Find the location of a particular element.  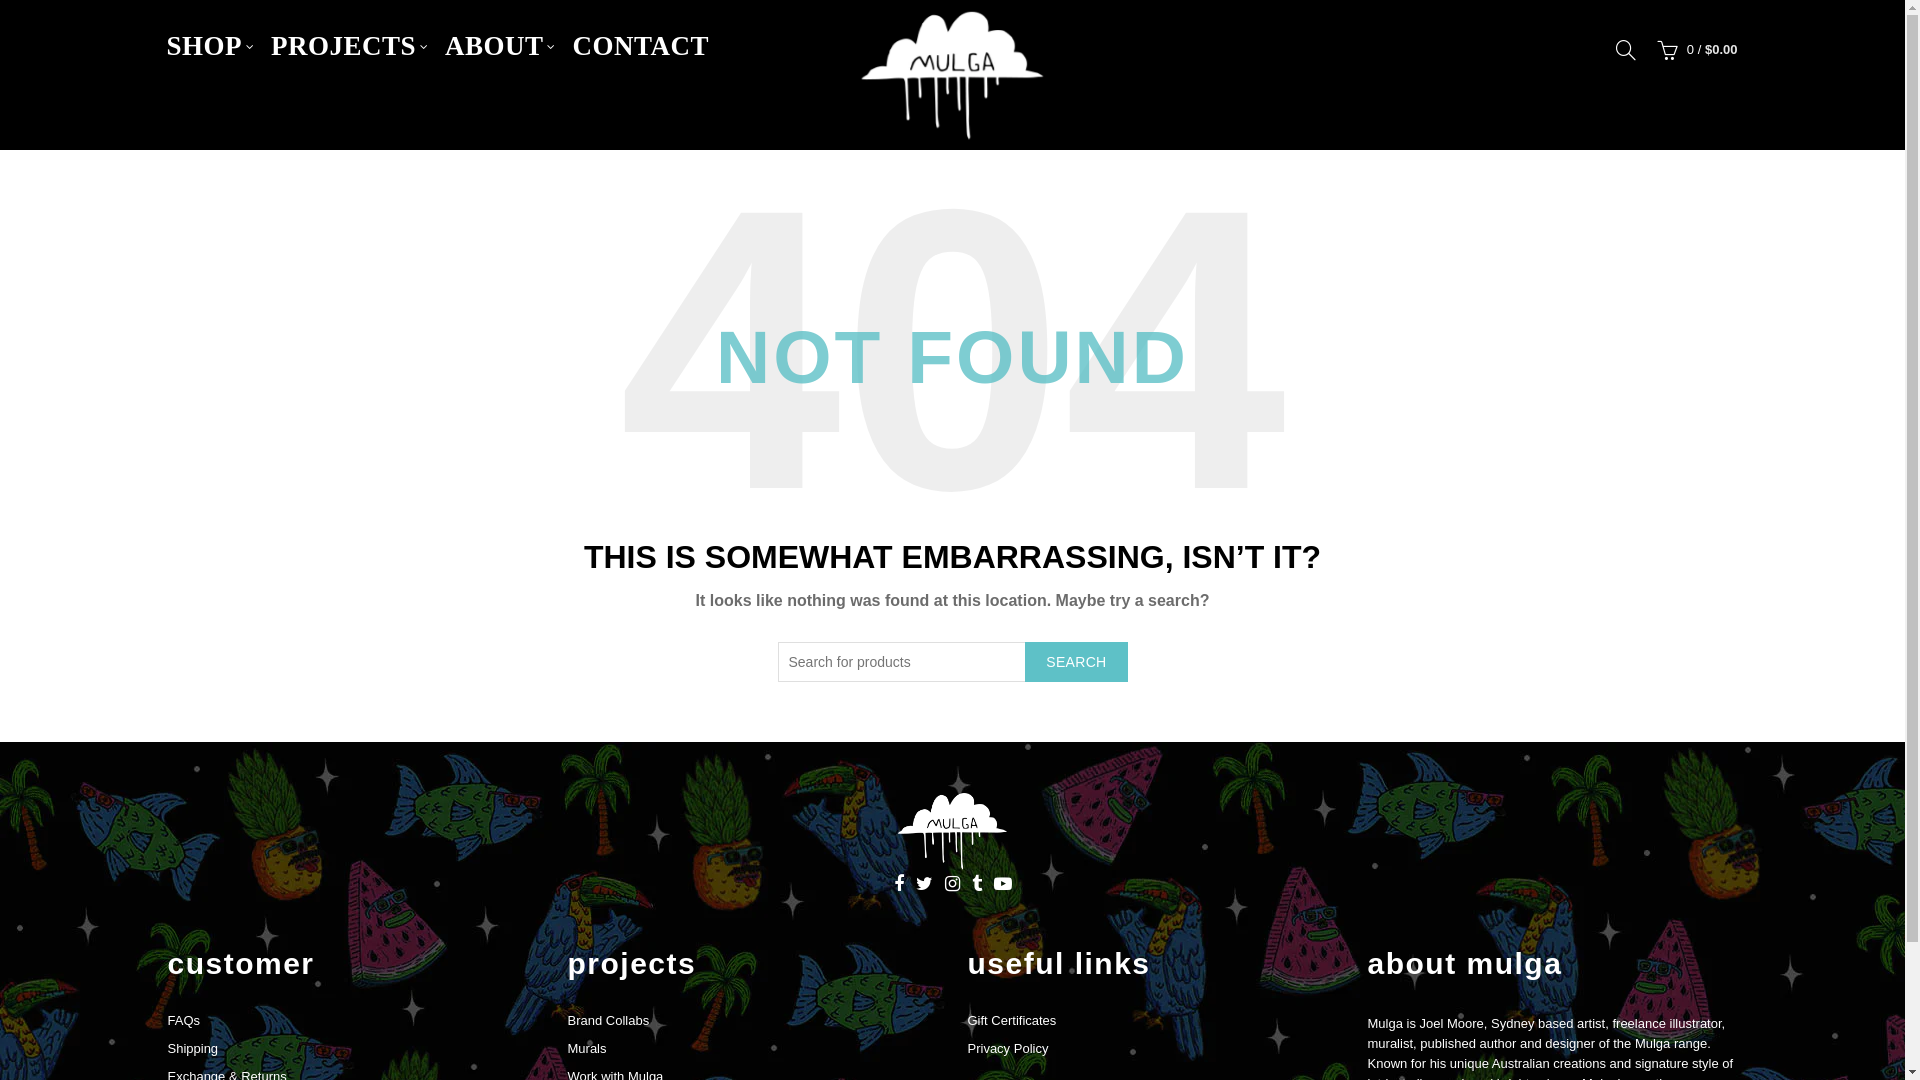

'SEARCH' is located at coordinates (1074, 662).